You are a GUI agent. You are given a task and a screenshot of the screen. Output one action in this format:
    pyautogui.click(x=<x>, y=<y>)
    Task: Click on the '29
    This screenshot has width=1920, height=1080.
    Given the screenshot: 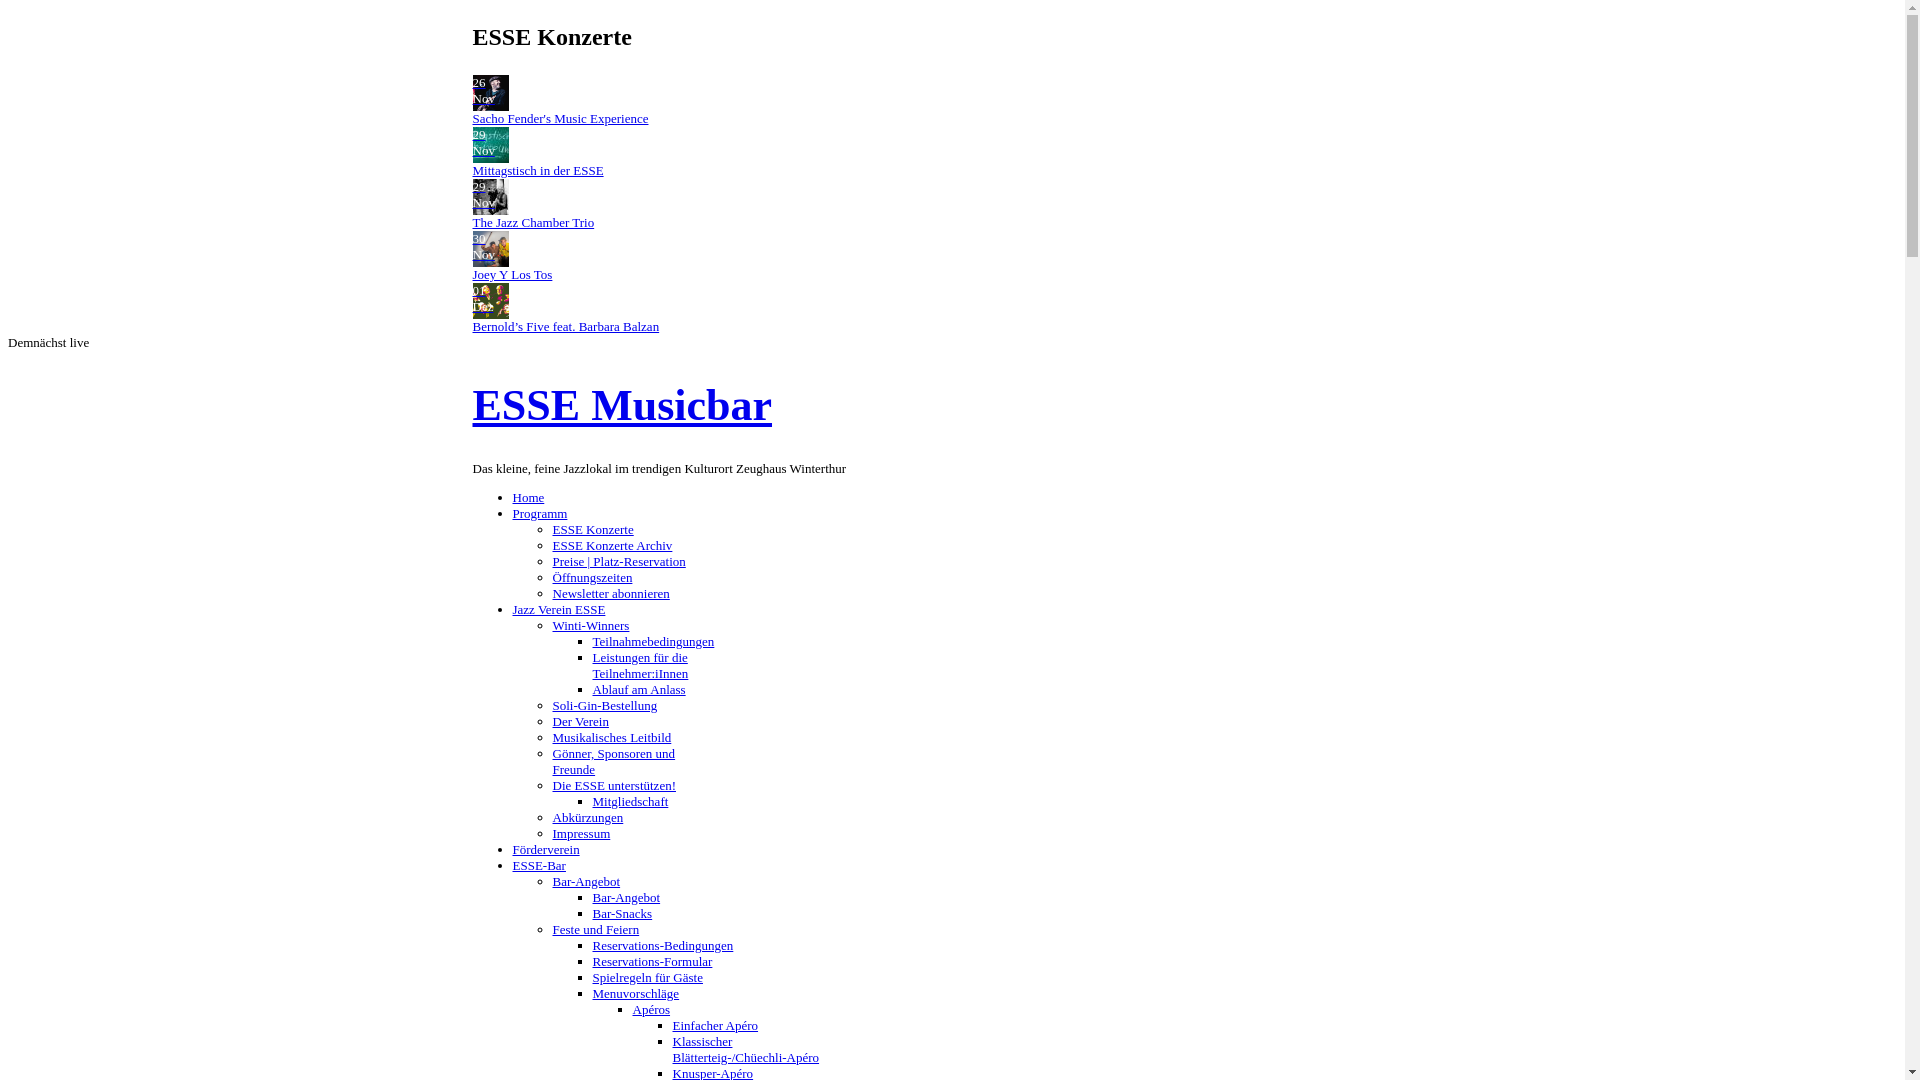 What is the action you would take?
    pyautogui.click(x=950, y=152)
    